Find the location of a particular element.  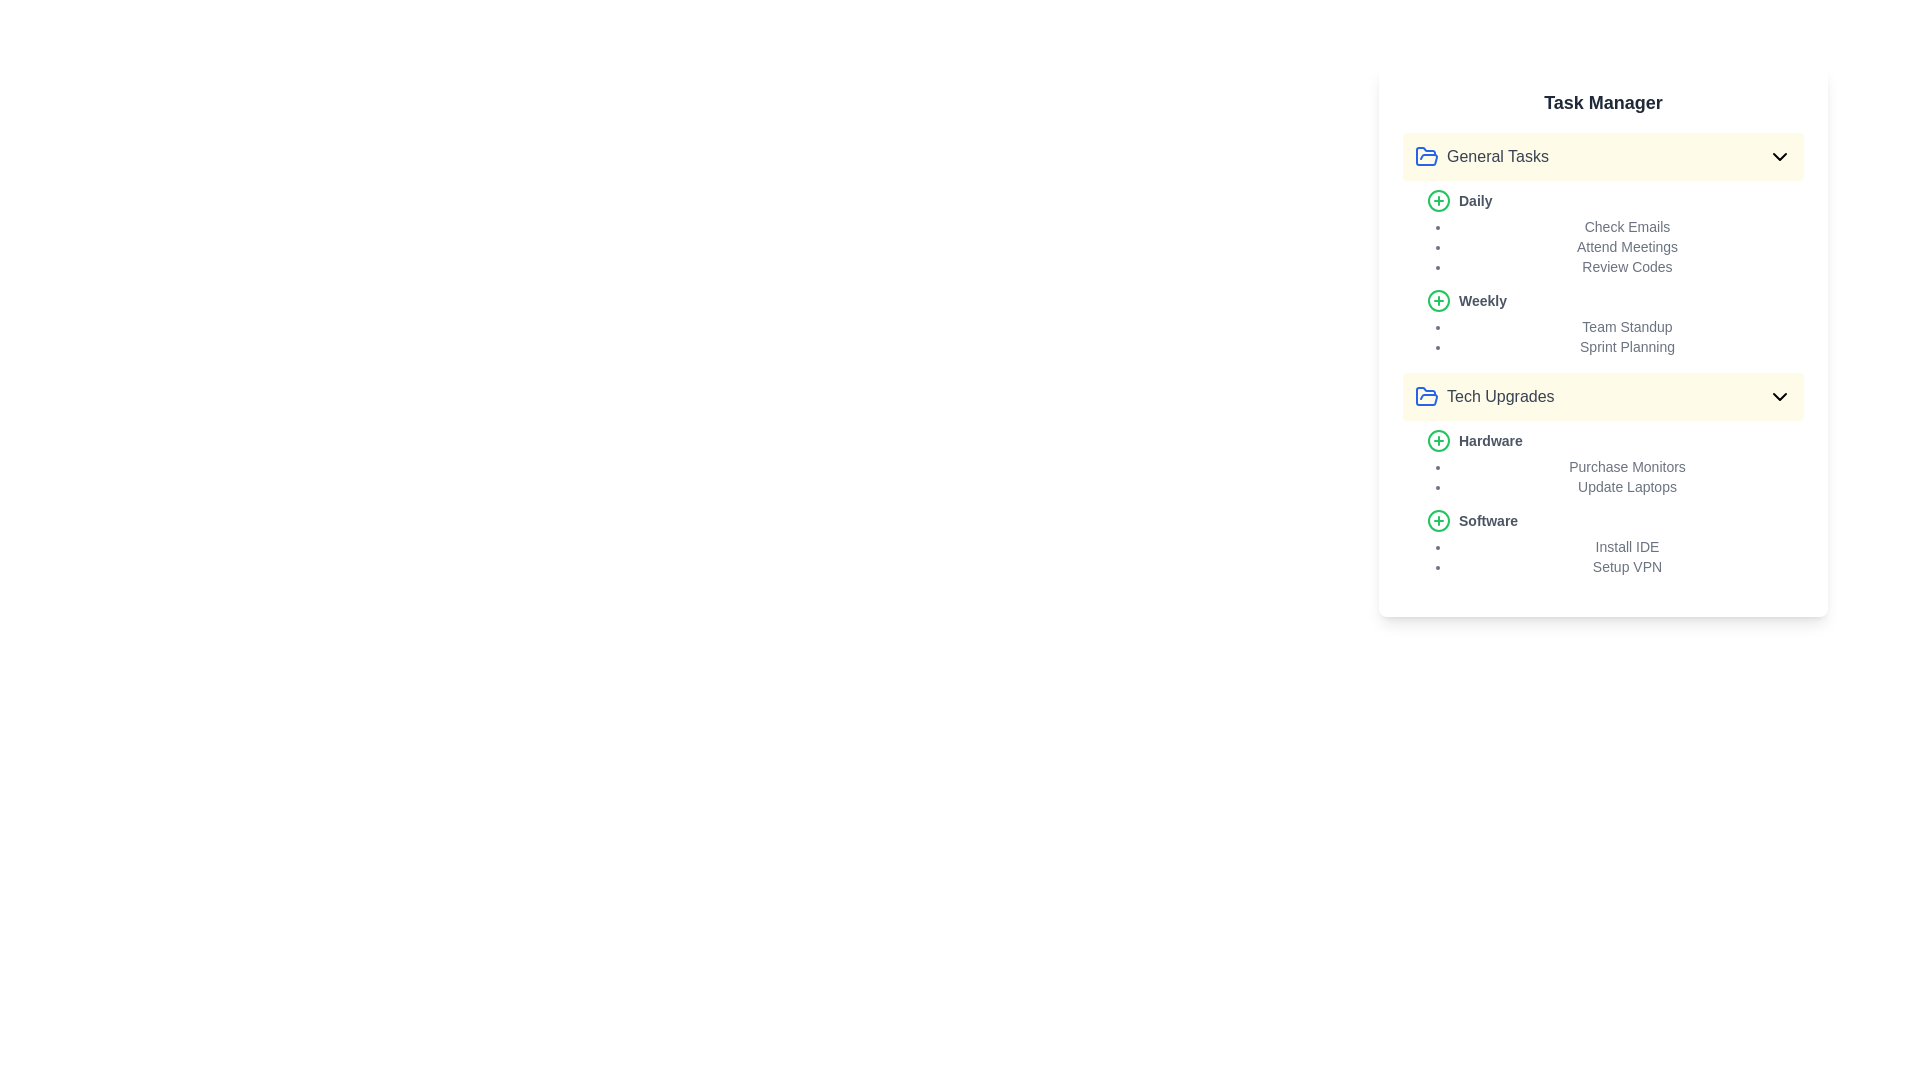

the button positioned to the left of the 'Daily' text label within the 'General Tasks' section is located at coordinates (1438, 200).